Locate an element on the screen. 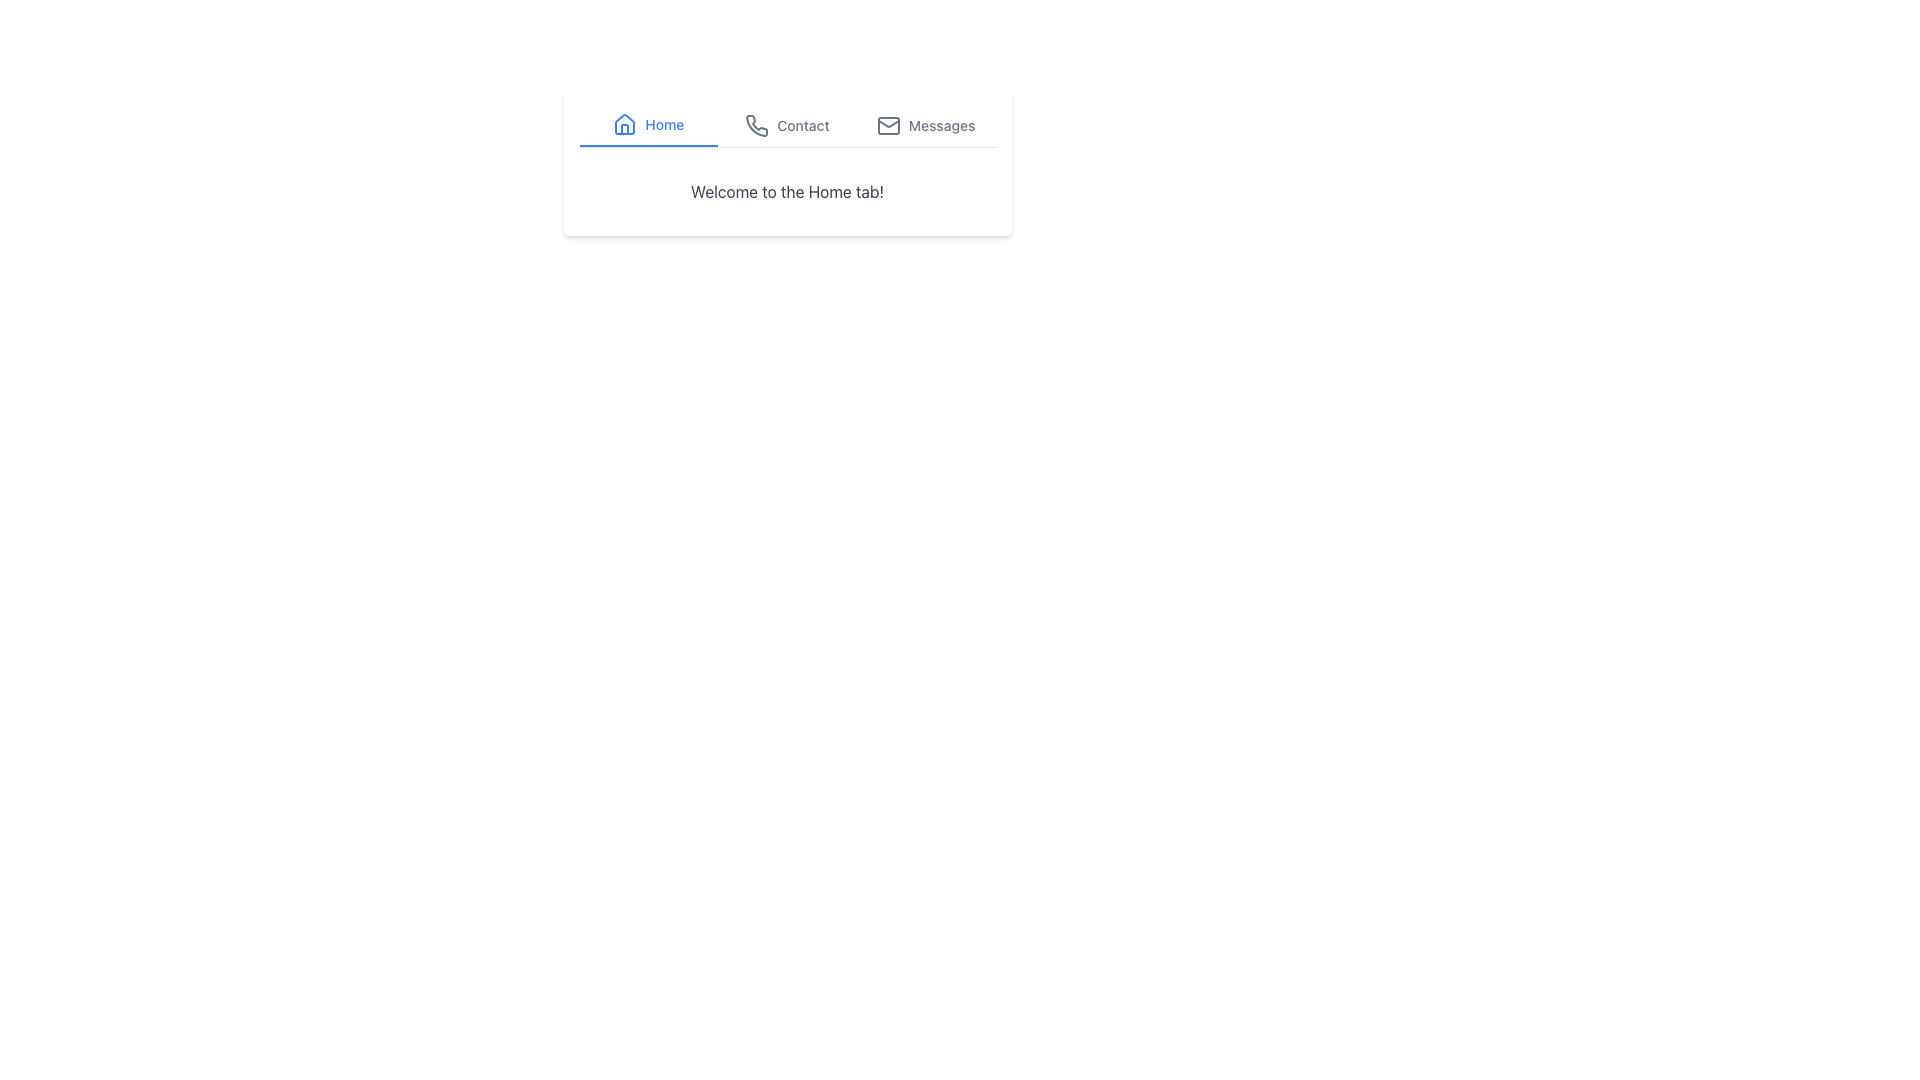 This screenshot has width=1920, height=1080. the phone icon in the navigation bar is located at coordinates (756, 126).